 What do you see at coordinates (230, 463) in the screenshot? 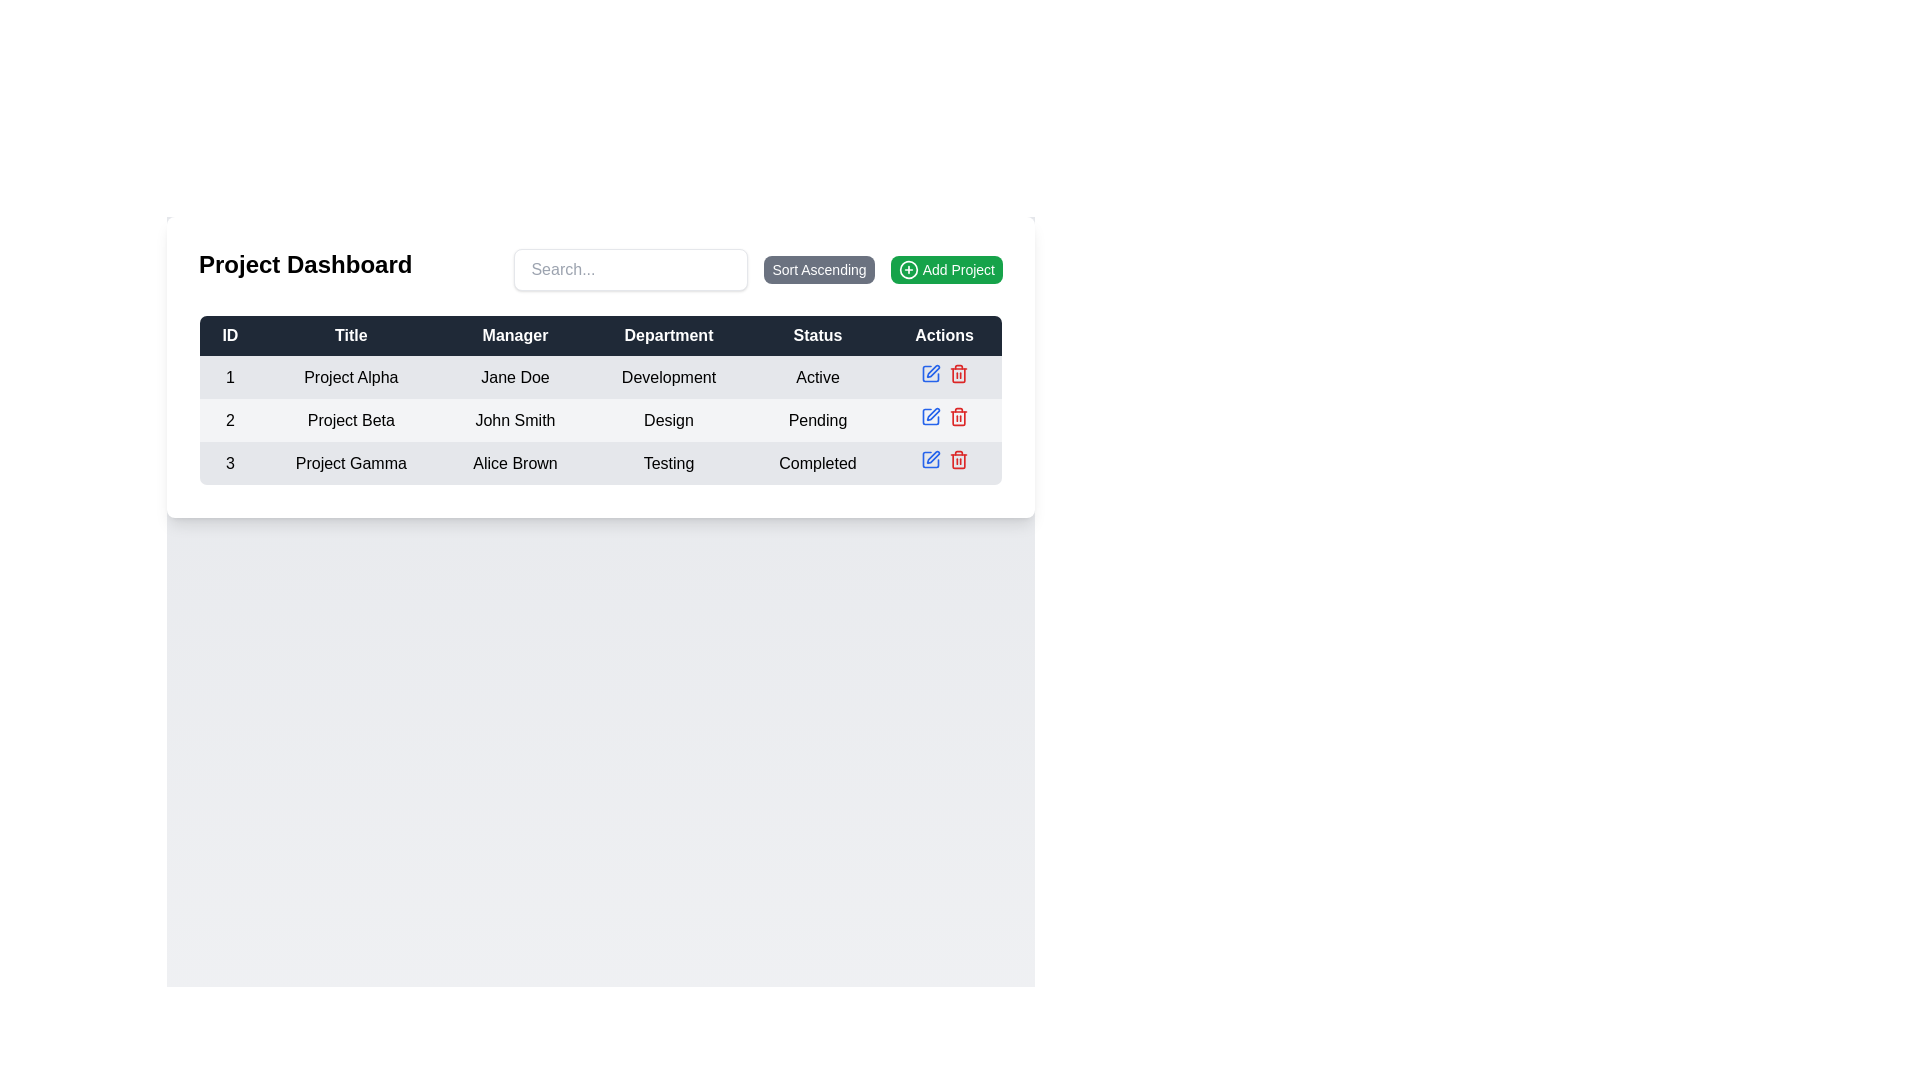
I see `the static text label displaying the sequential identifier 'Project Gamma', located in the third row of the table under the 'ID' column` at bounding box center [230, 463].